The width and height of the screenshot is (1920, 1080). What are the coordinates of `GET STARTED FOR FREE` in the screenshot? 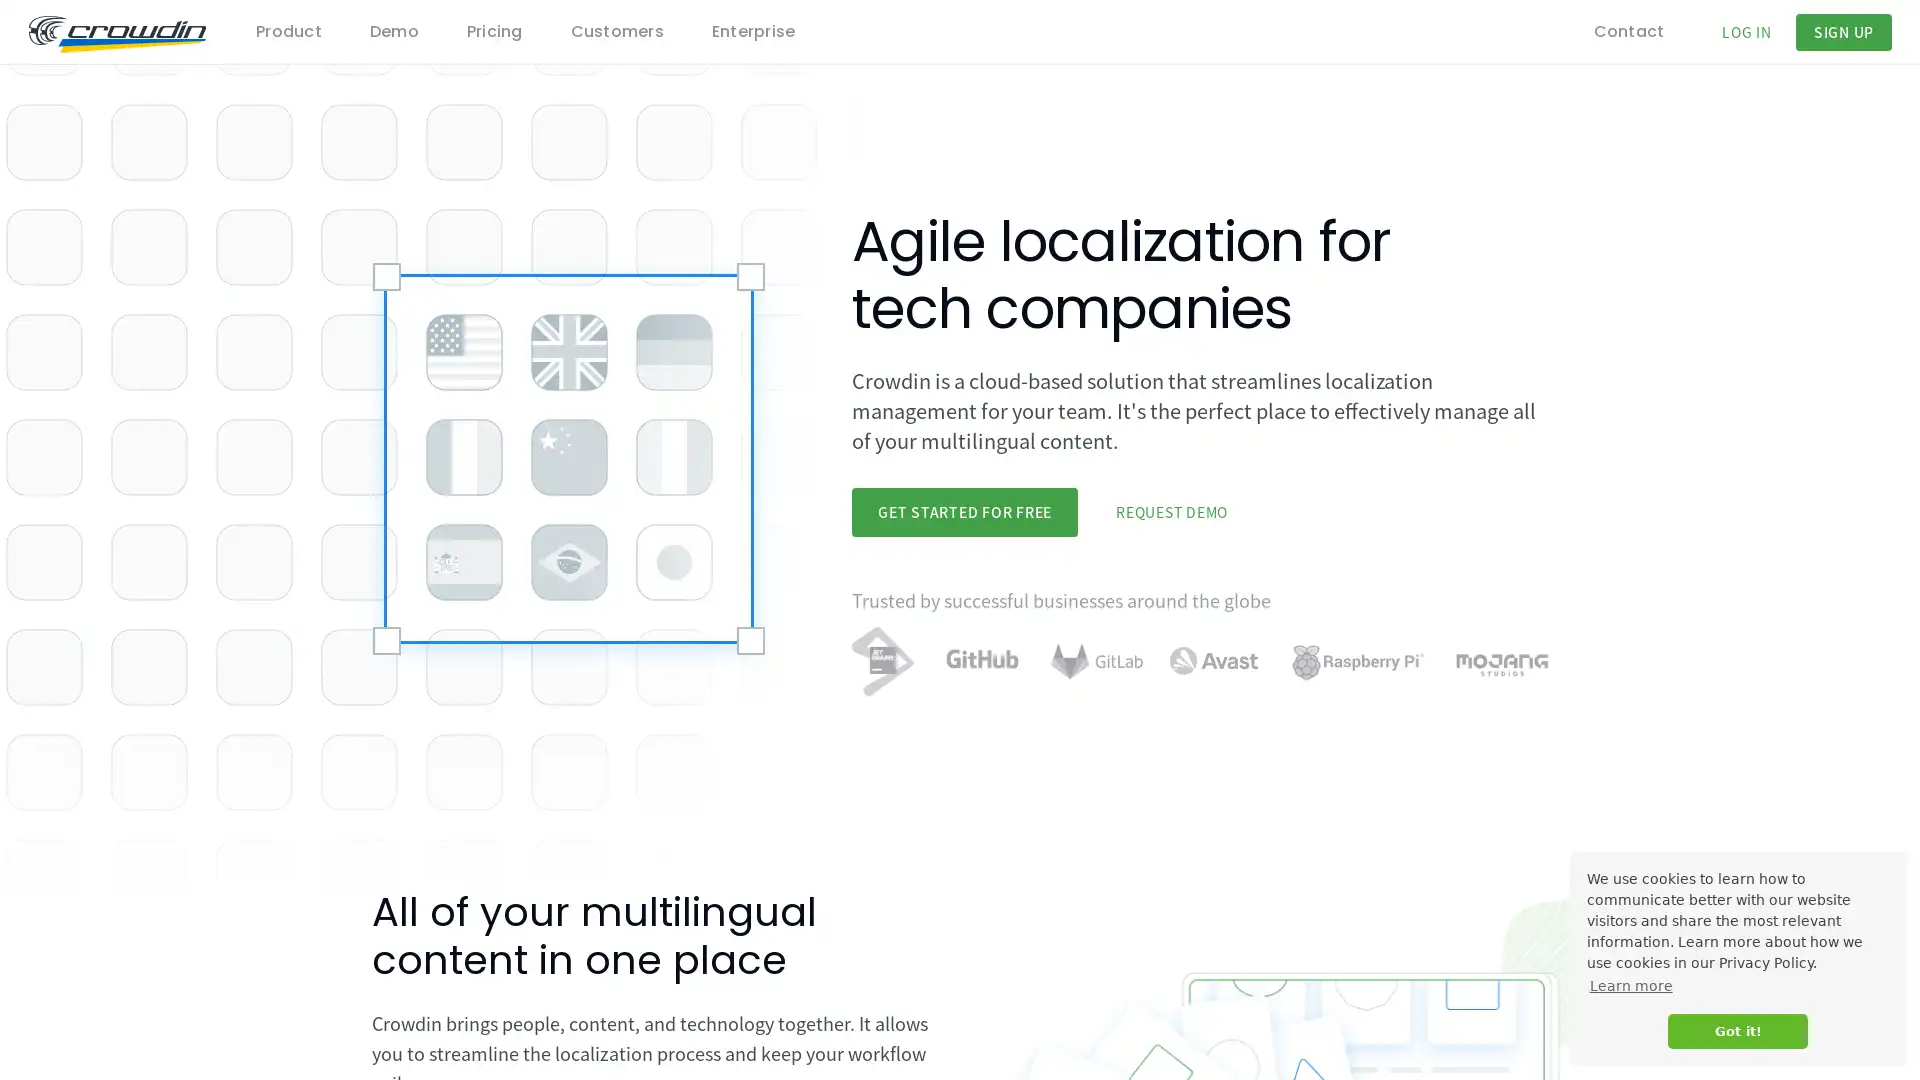 It's located at (964, 511).